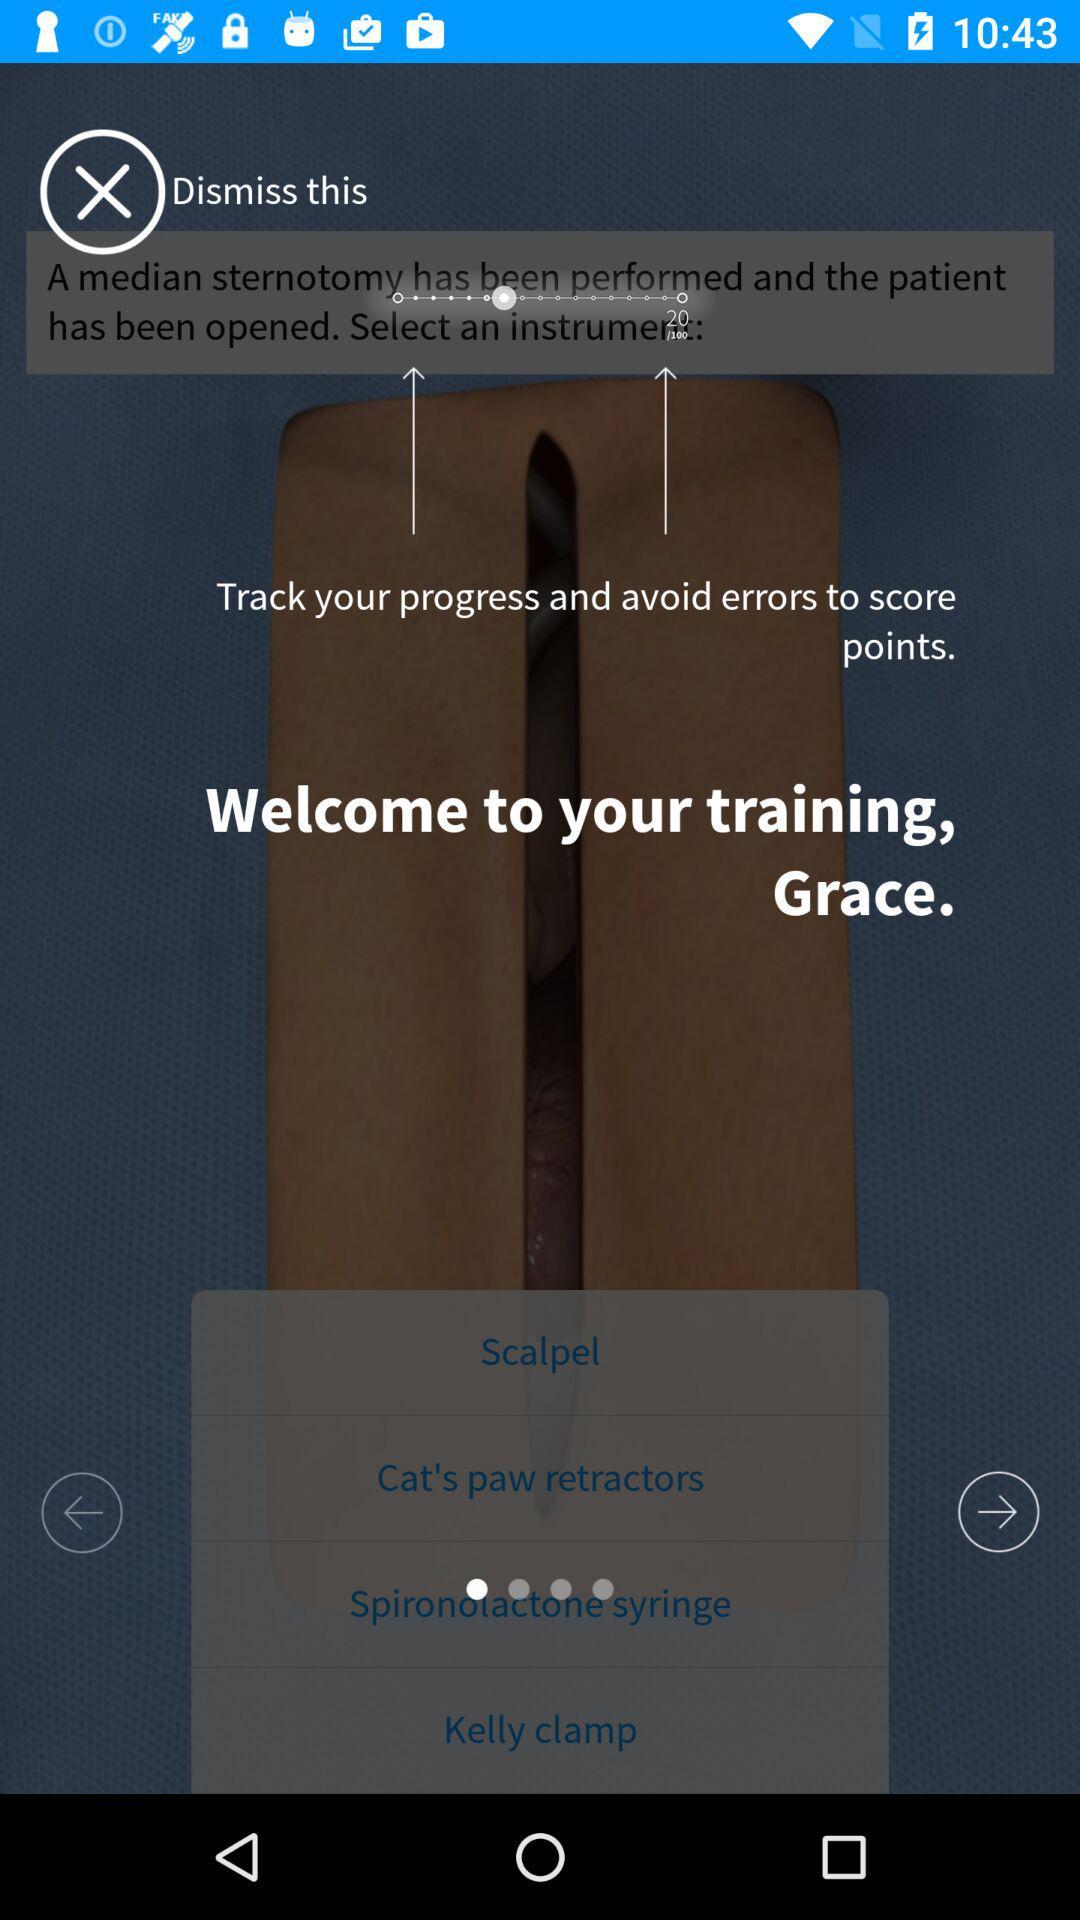 This screenshot has width=1080, height=1920. What do you see at coordinates (540, 1604) in the screenshot?
I see `item below cat s paw` at bounding box center [540, 1604].